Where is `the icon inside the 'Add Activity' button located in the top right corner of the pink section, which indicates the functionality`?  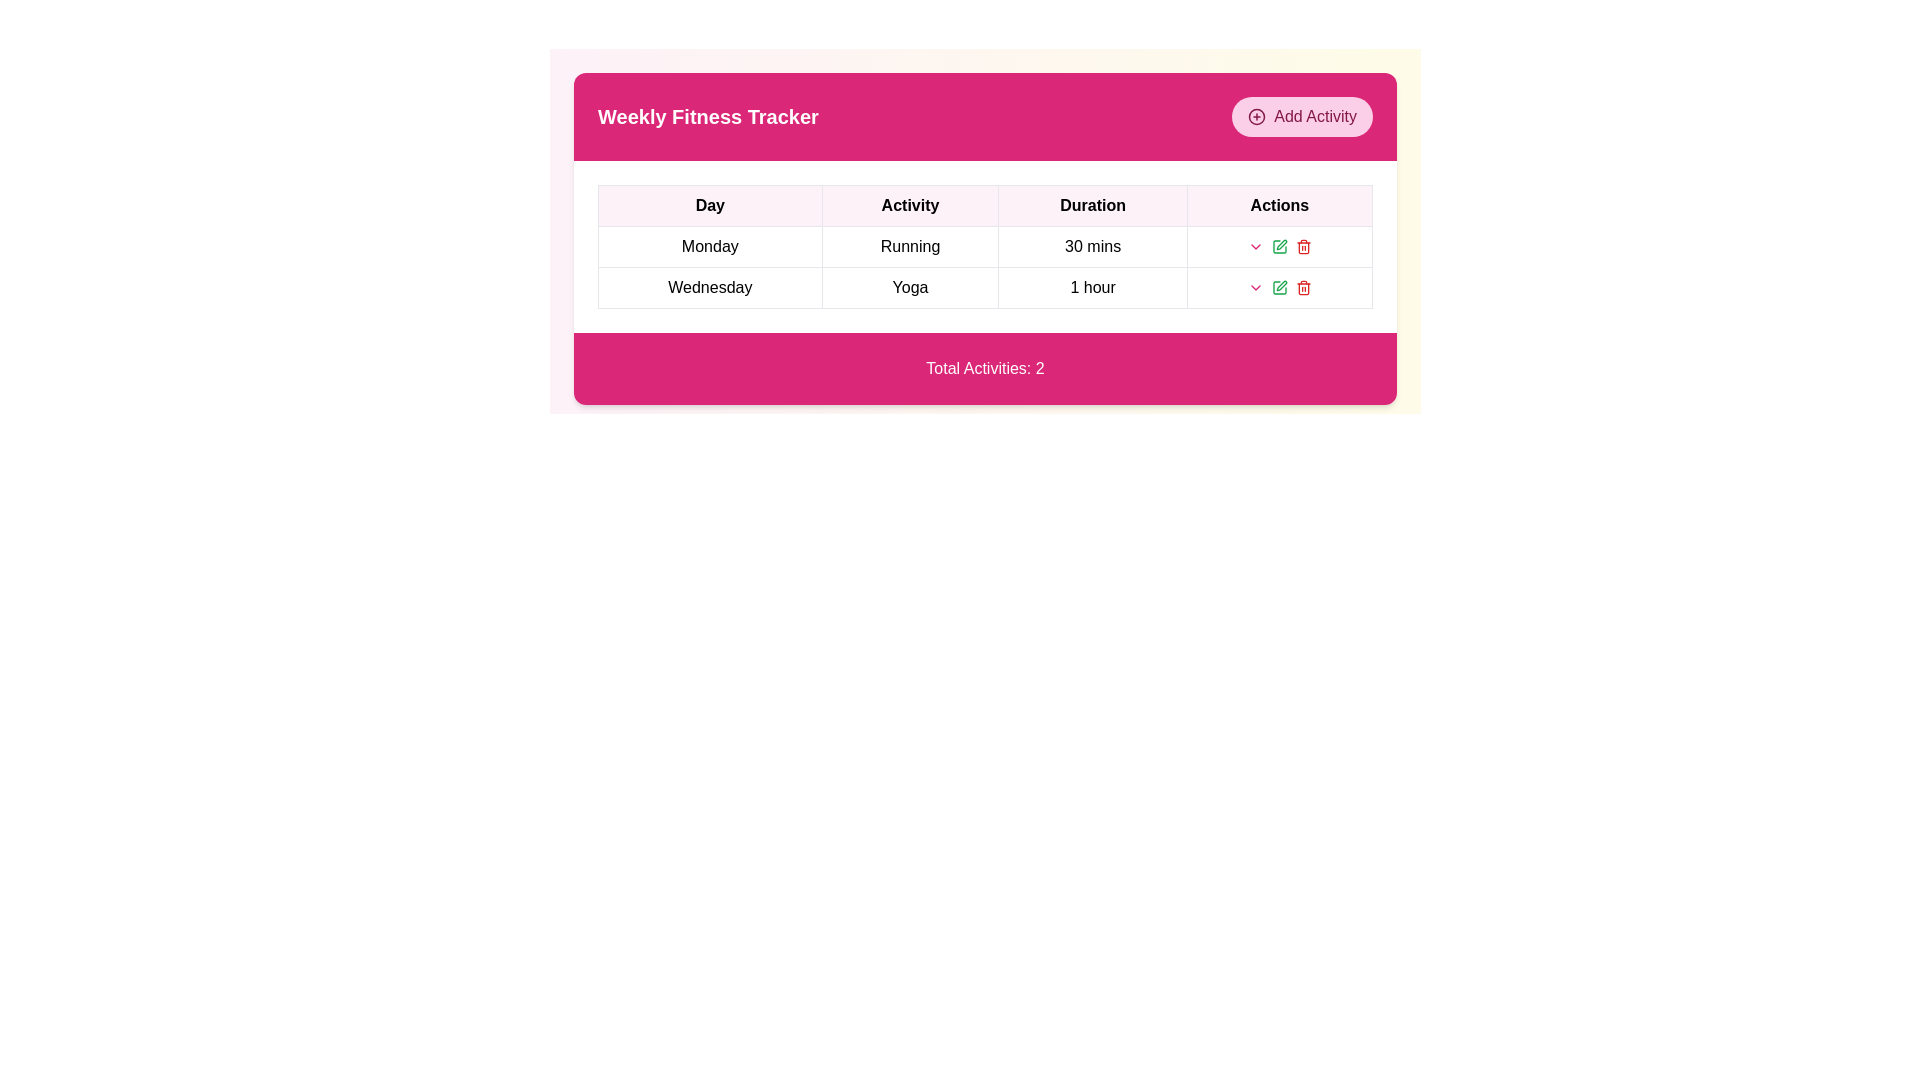
the icon inside the 'Add Activity' button located in the top right corner of the pink section, which indicates the functionality is located at coordinates (1256, 116).